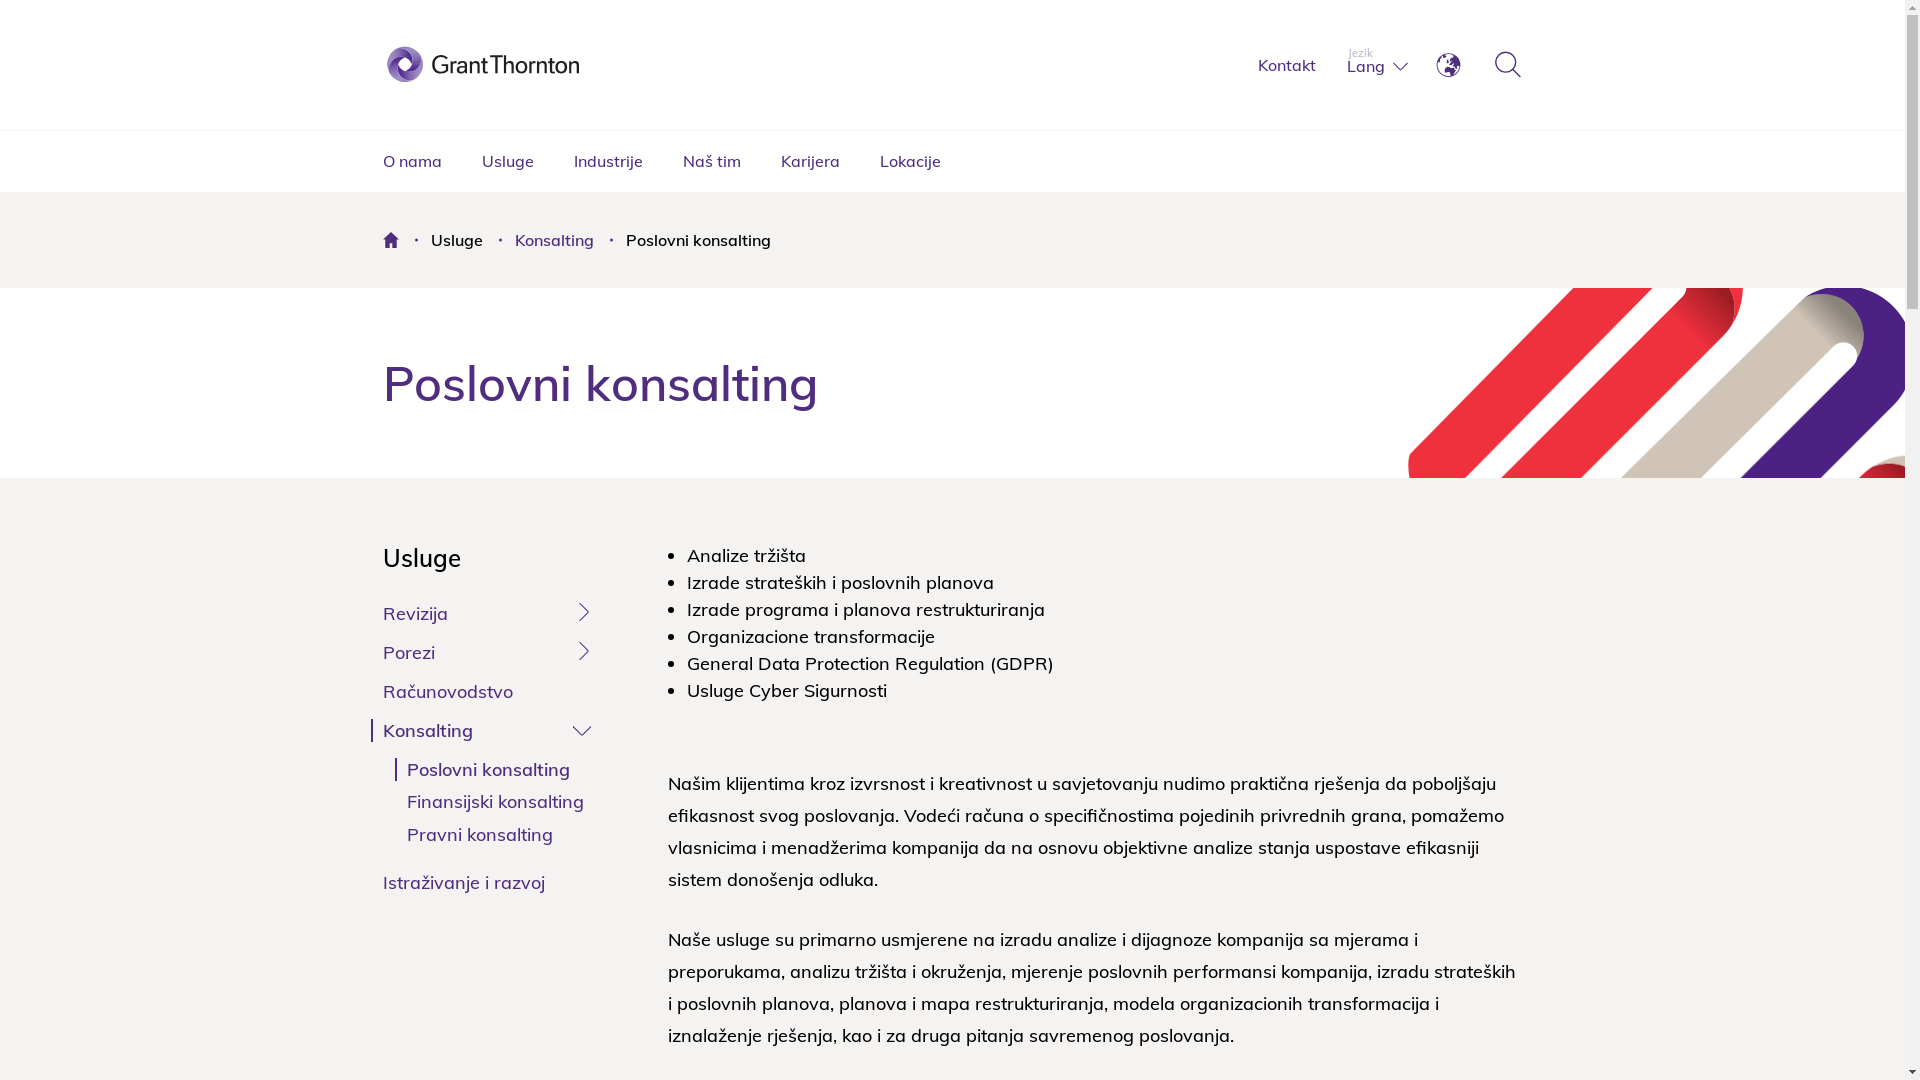  I want to click on 'Lokacije', so click(909, 160).